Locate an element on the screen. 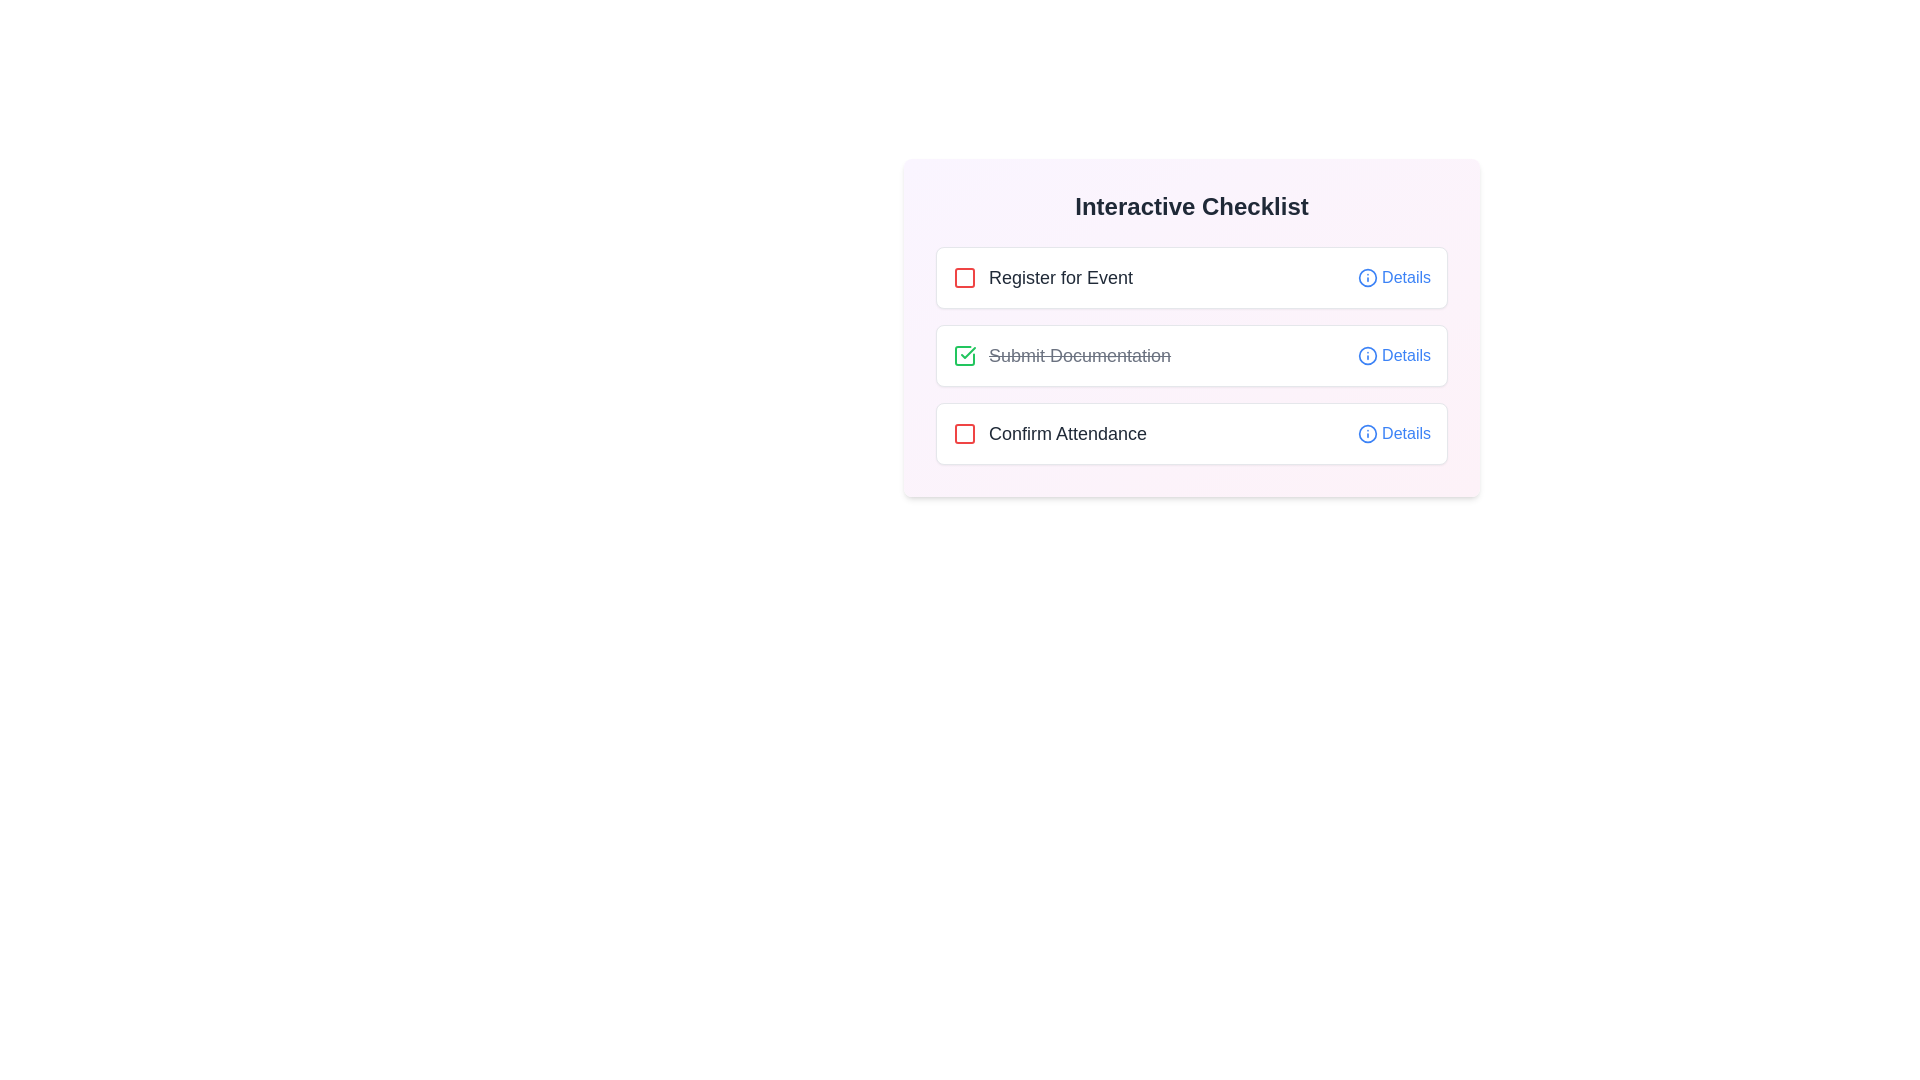 The image size is (1920, 1080). the outermost circular boundary of the information icon located next to the 'Submit Documentation' list item is located at coordinates (1367, 277).